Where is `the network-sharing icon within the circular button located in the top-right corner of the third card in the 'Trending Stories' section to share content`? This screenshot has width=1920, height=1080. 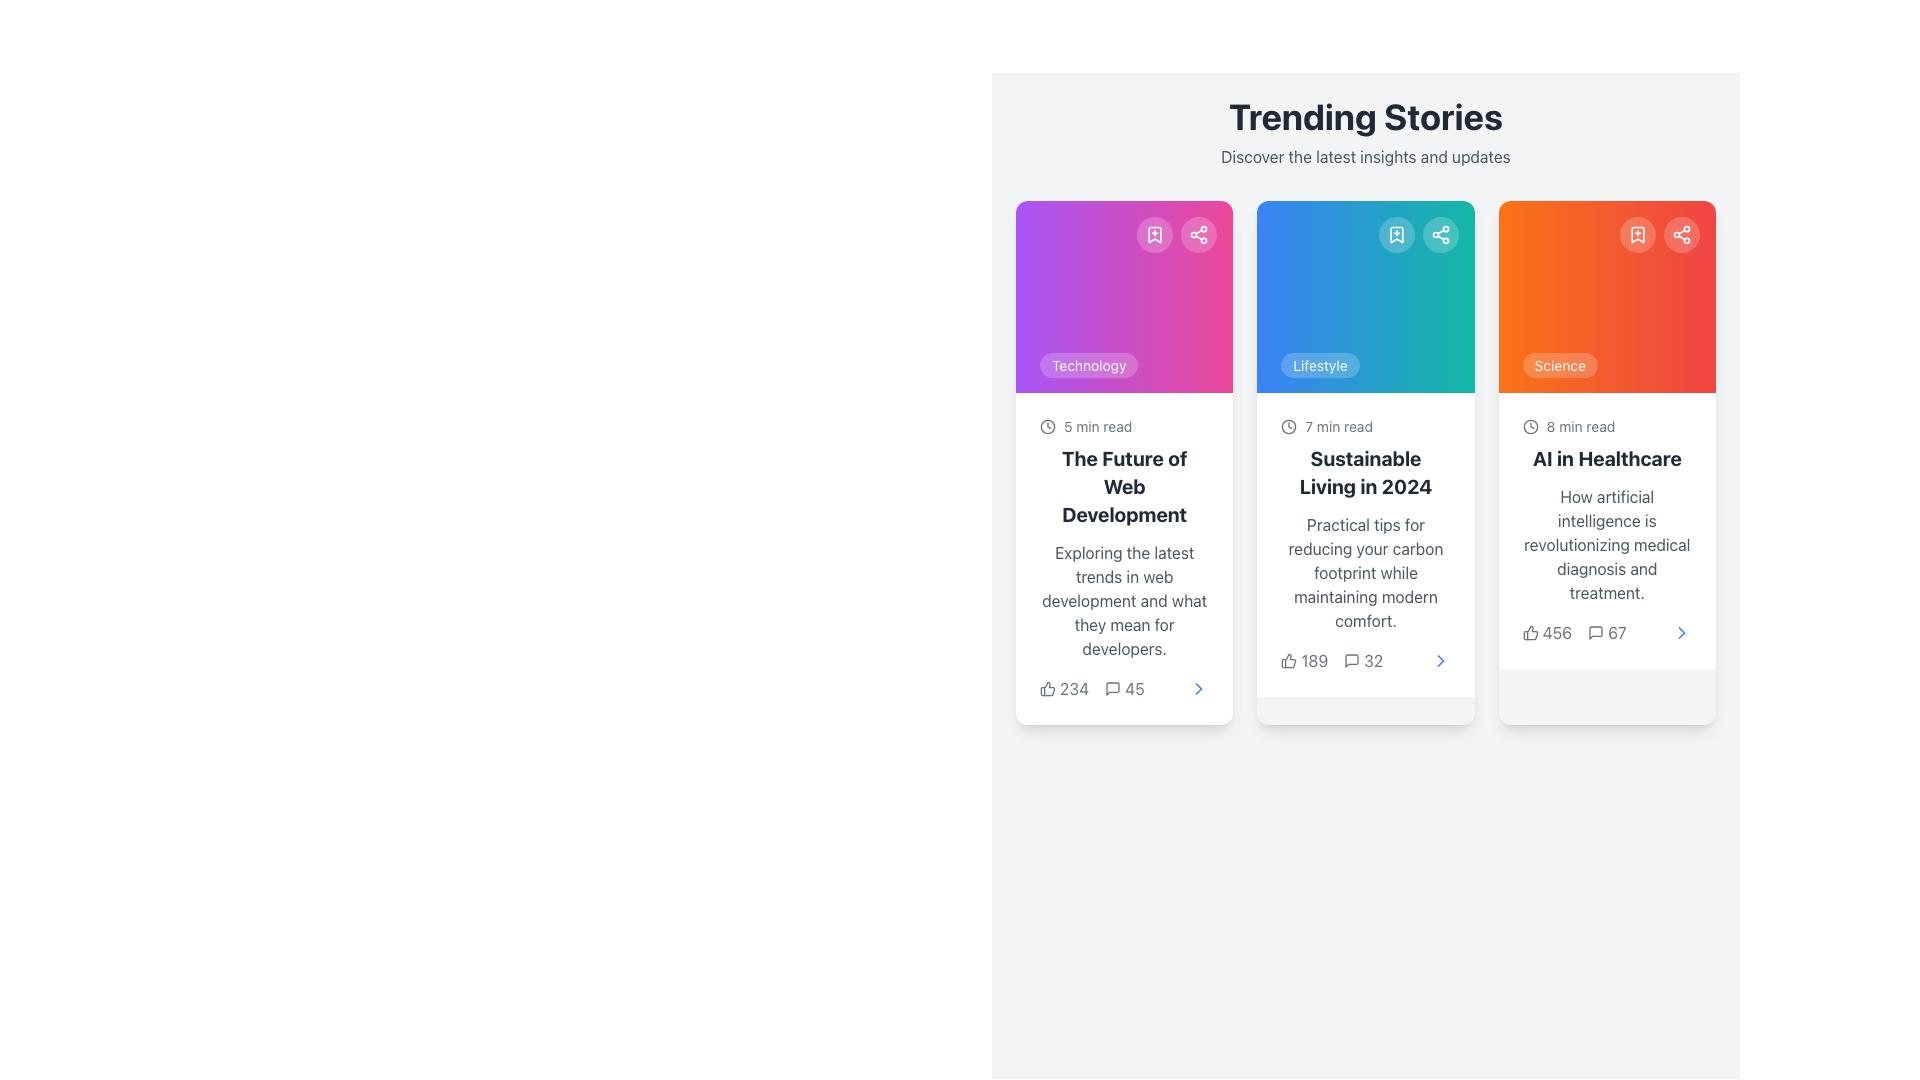
the network-sharing icon within the circular button located in the top-right corner of the third card in the 'Trending Stories' section to share content is located at coordinates (1440, 234).